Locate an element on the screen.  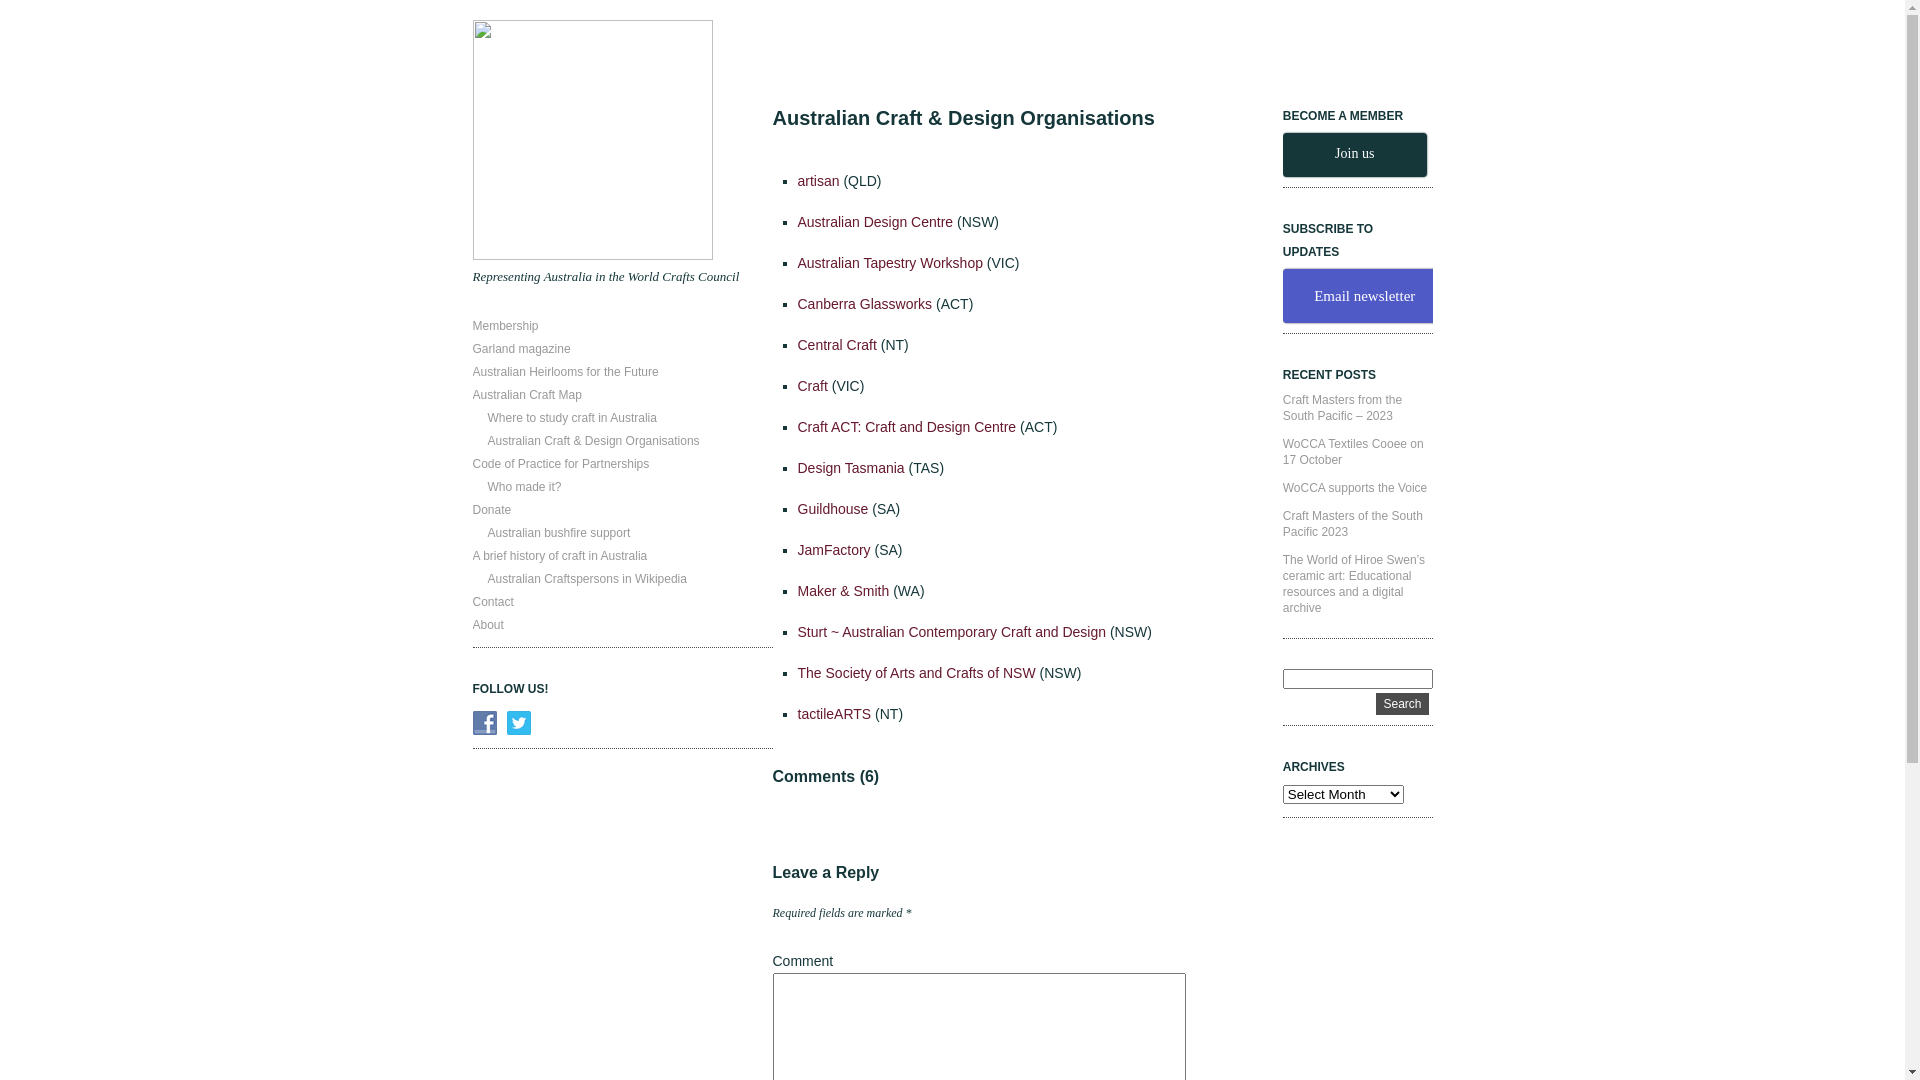
'Australian Craft & Design Organisations' is located at coordinates (593, 439).